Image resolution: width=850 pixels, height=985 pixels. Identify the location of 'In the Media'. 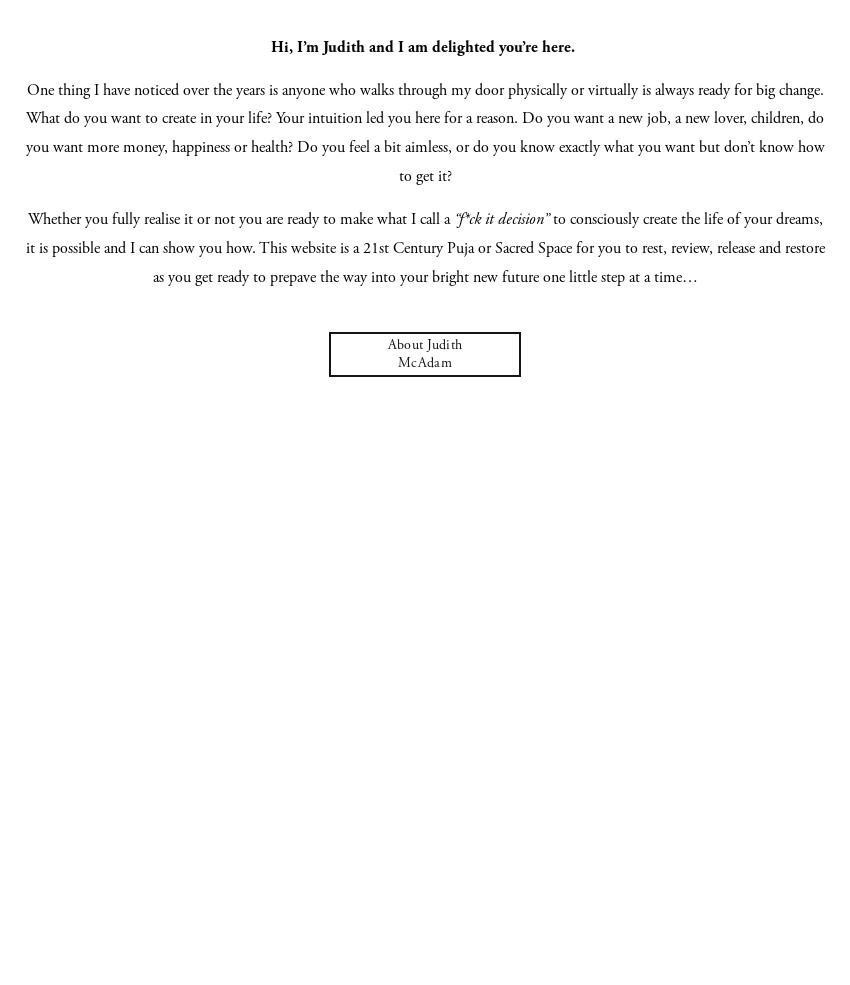
(424, 290).